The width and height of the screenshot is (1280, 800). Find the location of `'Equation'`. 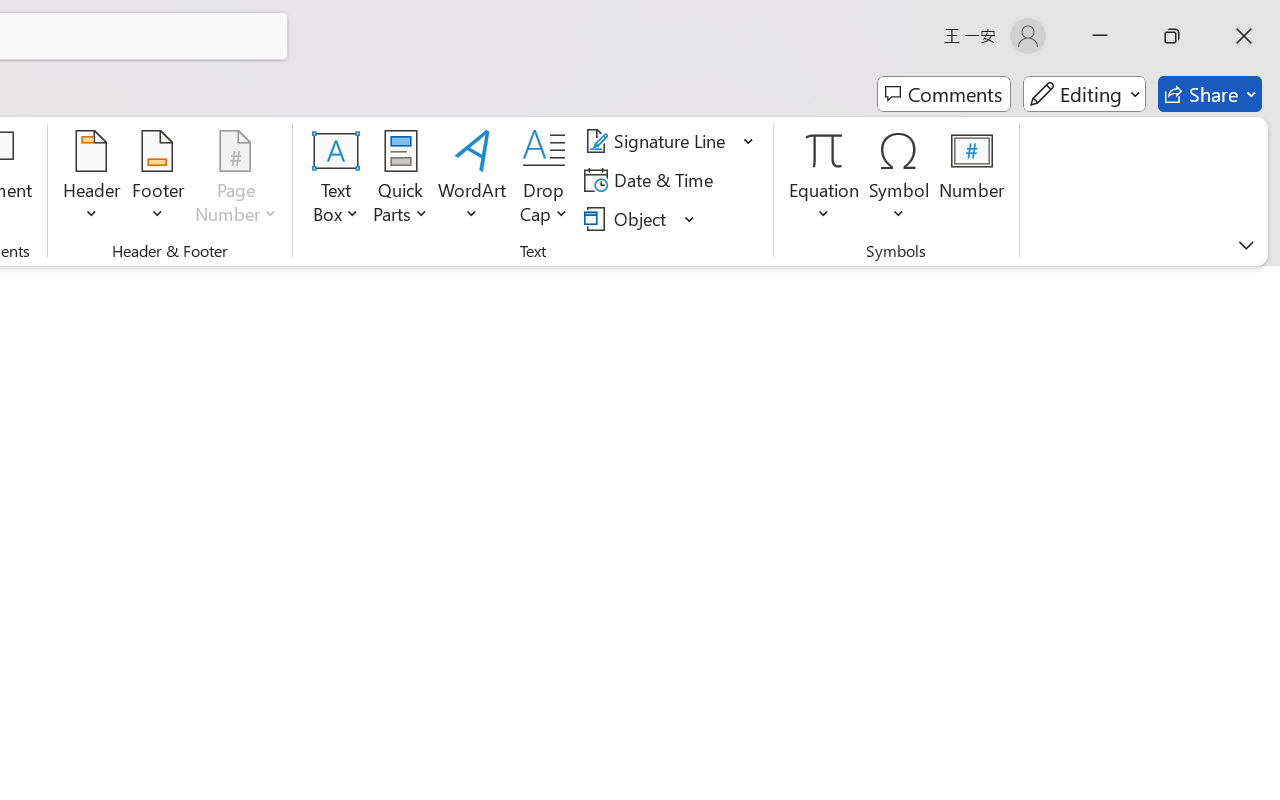

'Equation' is located at coordinates (824, 179).